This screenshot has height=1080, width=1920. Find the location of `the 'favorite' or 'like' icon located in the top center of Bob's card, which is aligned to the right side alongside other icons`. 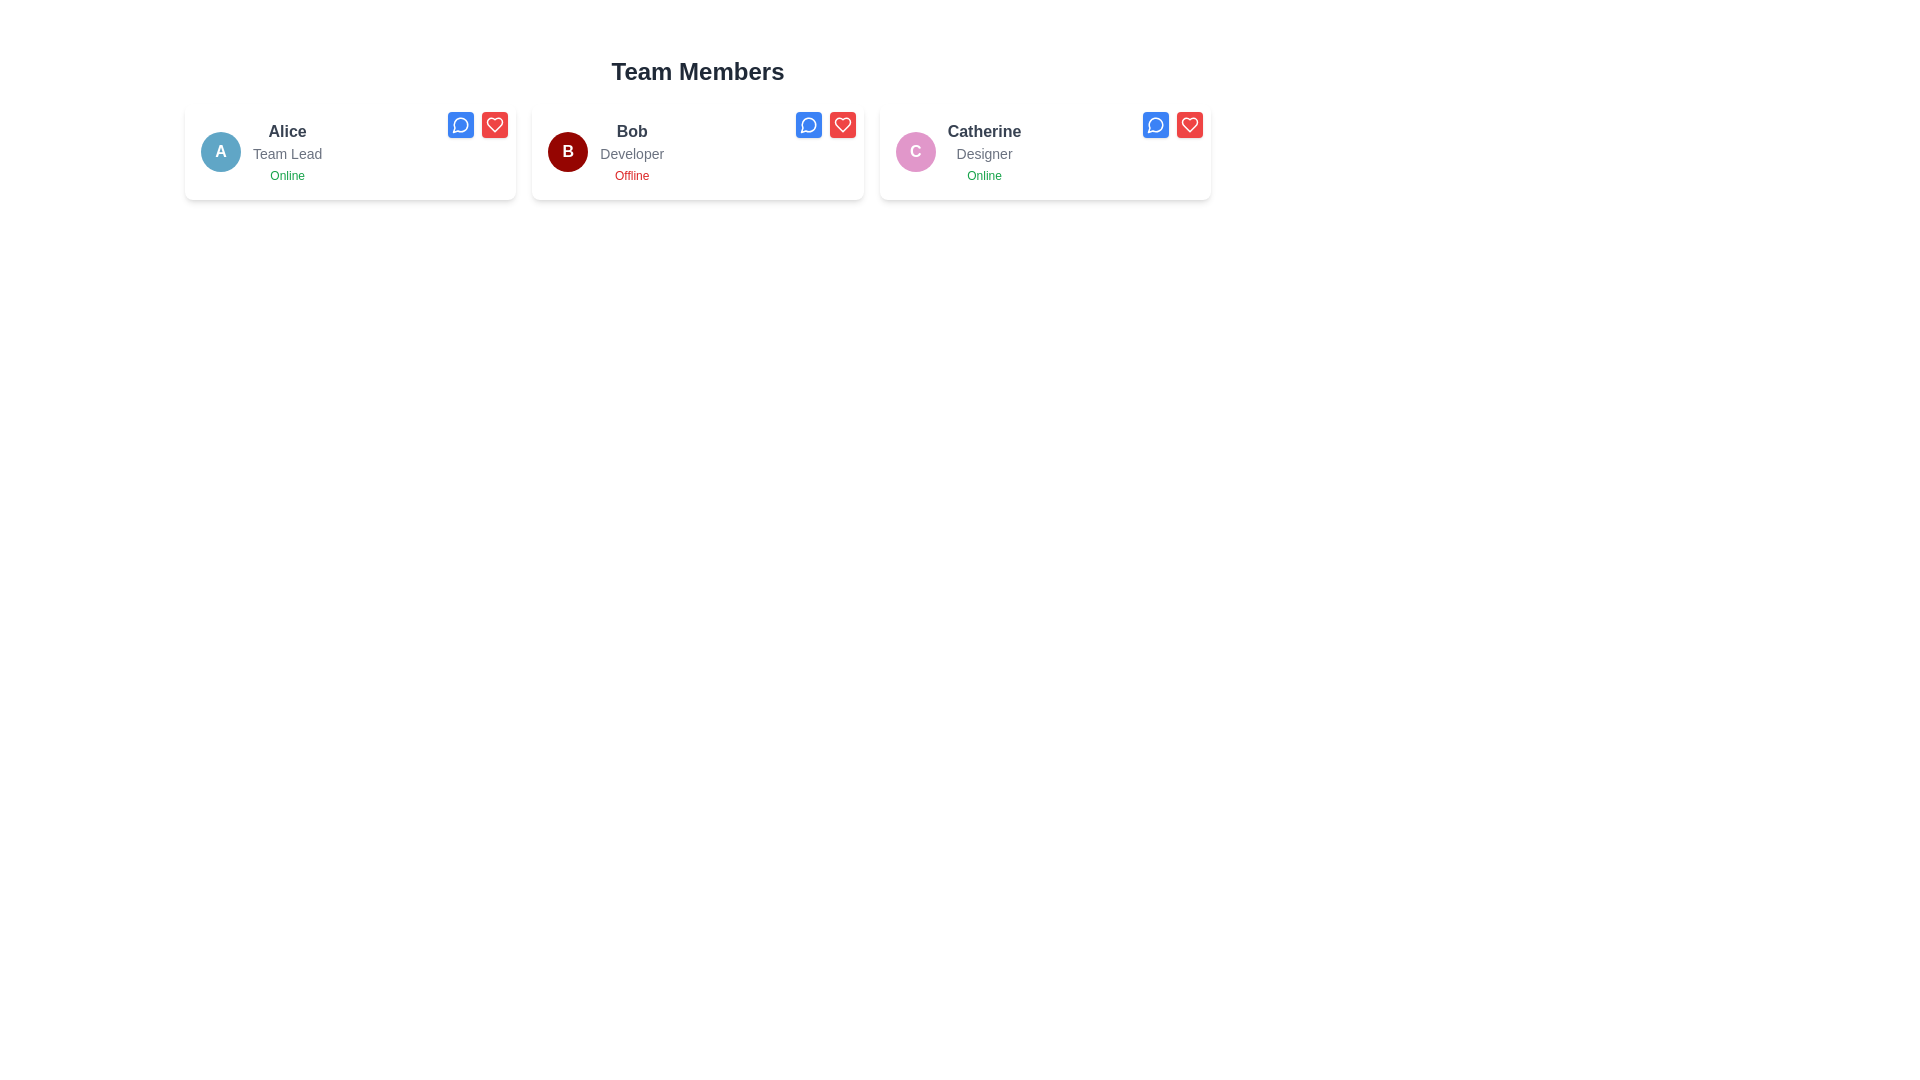

the 'favorite' or 'like' icon located in the top center of Bob's card, which is aligned to the right side alongside other icons is located at coordinates (495, 124).